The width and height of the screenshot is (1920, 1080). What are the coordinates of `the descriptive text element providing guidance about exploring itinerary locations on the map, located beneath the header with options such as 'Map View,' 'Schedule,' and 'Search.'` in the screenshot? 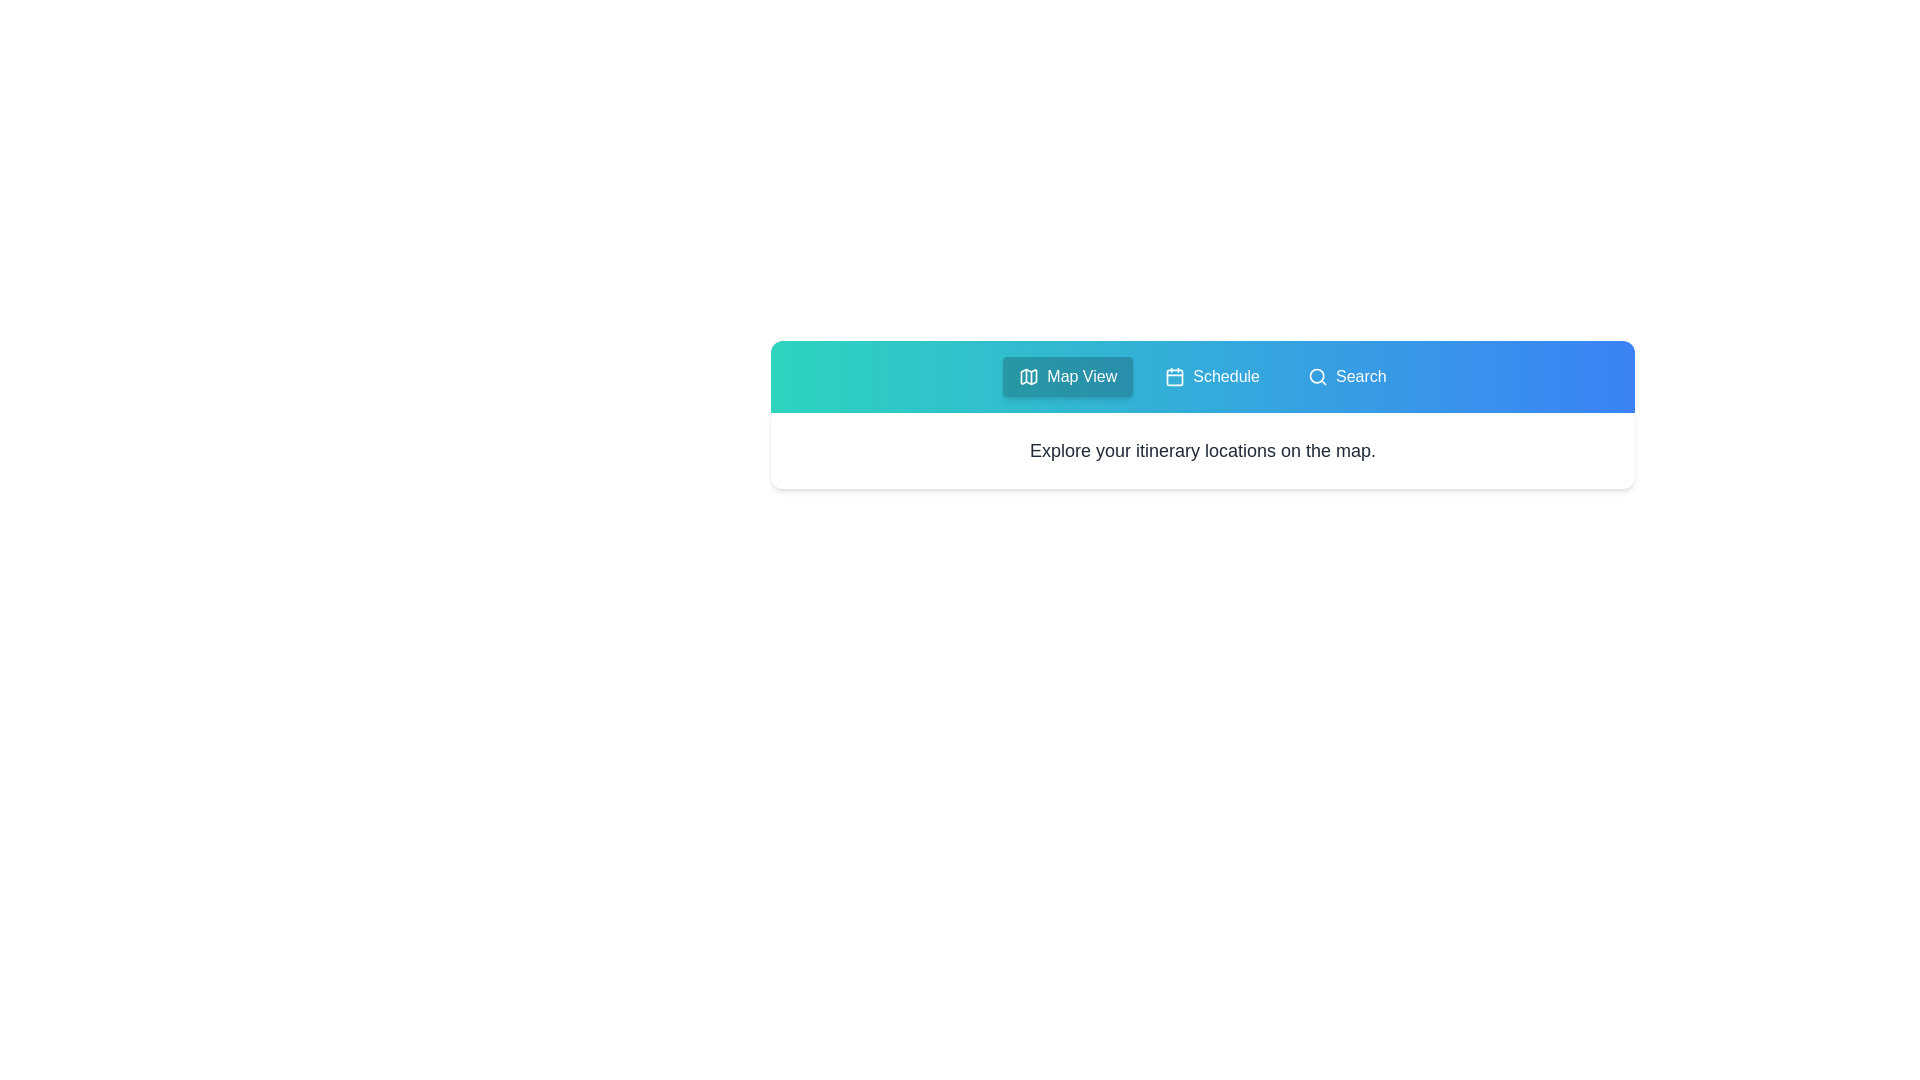 It's located at (1202, 414).